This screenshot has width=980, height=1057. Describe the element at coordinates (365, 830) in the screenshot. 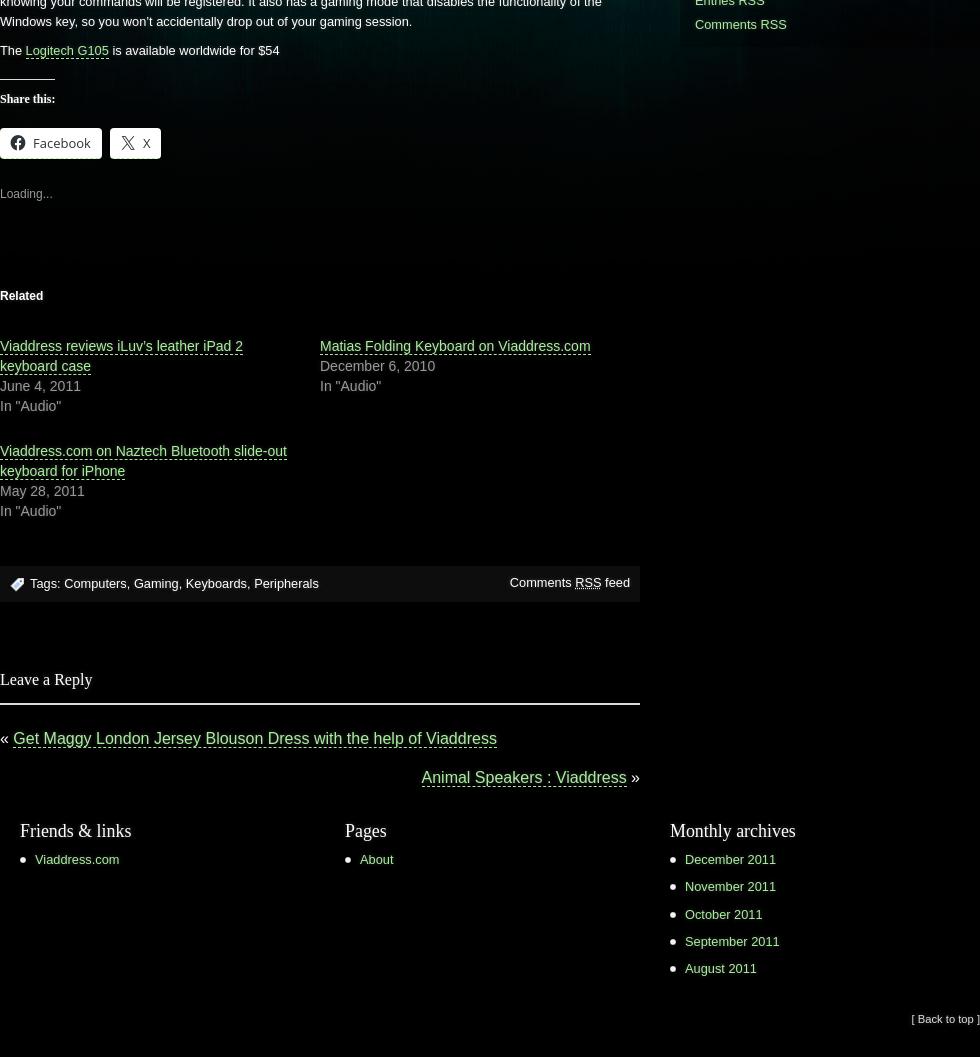

I see `'Pages'` at that location.